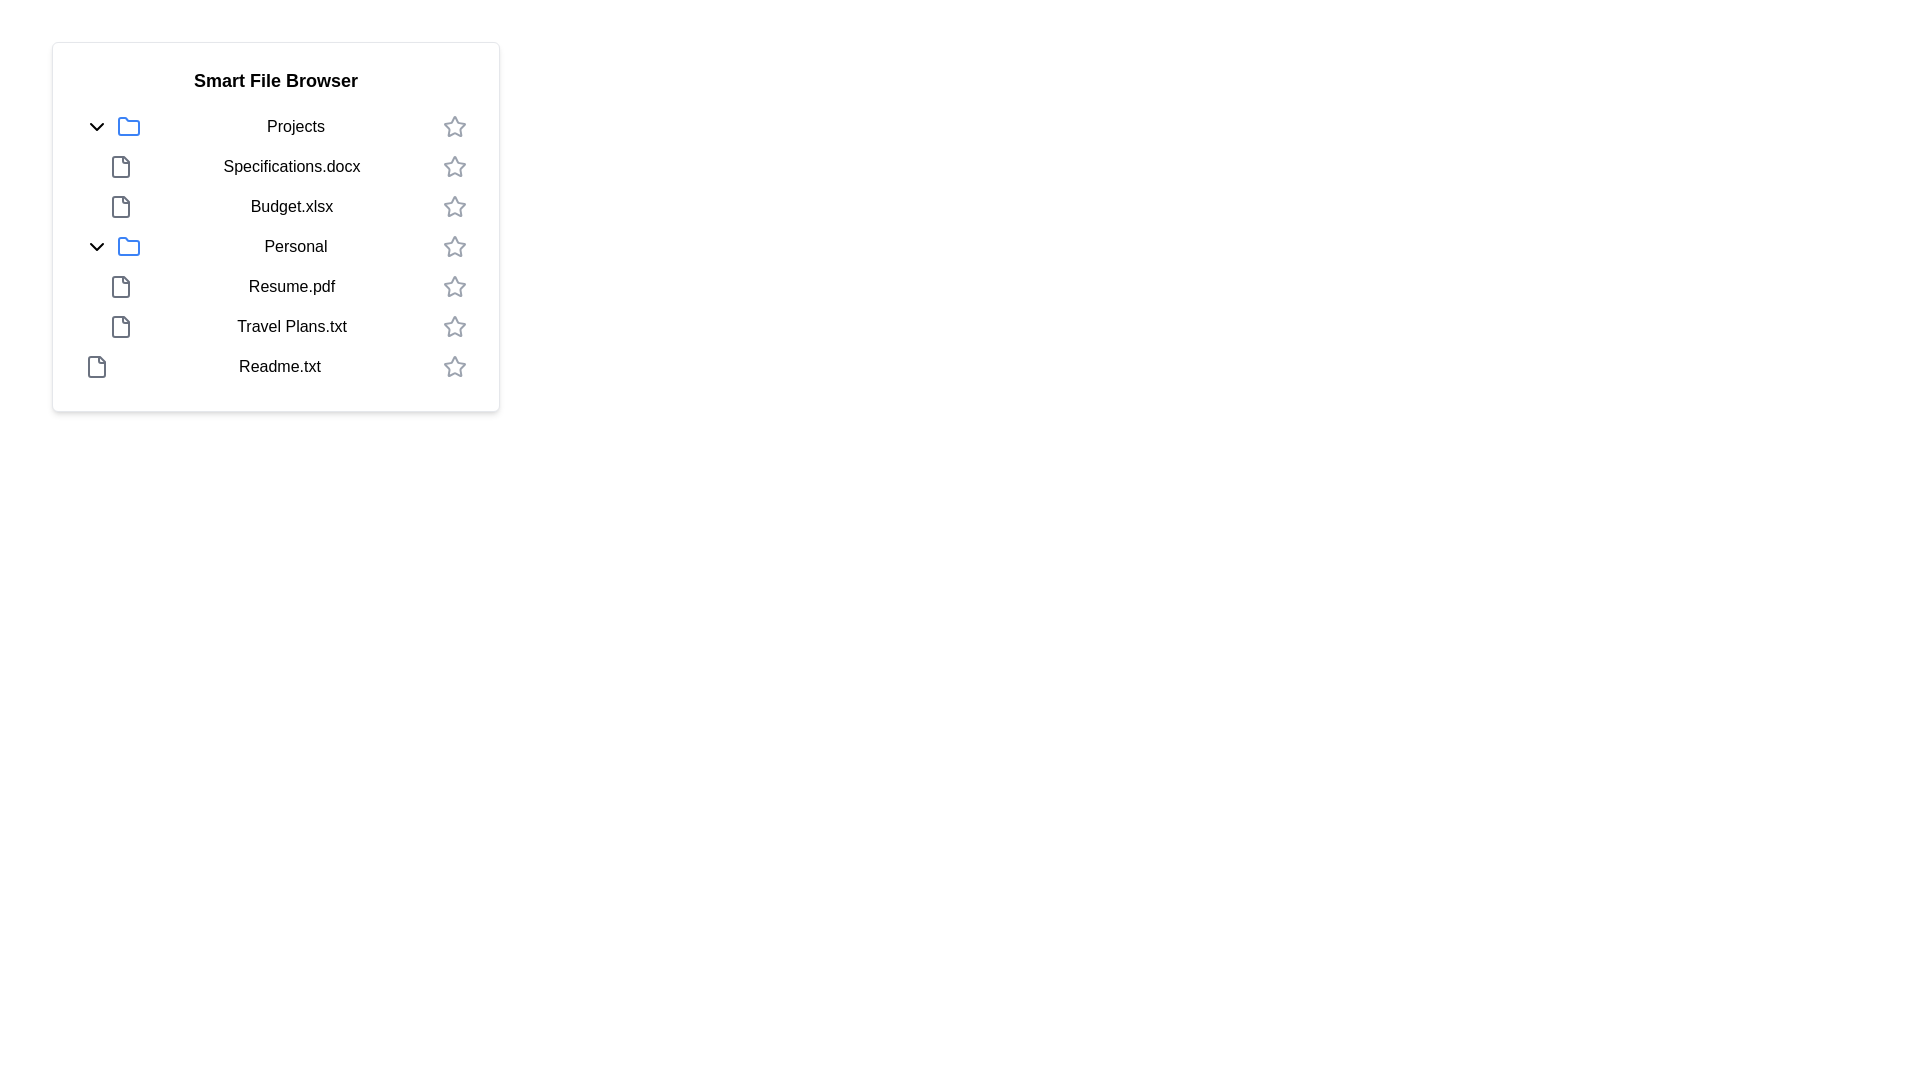 The height and width of the screenshot is (1080, 1920). Describe the element at coordinates (287, 207) in the screenshot. I see `on the file entry named 'Budget.xlsx', which is the second item listed under the 'Projects' folder in the file browser interface` at that location.